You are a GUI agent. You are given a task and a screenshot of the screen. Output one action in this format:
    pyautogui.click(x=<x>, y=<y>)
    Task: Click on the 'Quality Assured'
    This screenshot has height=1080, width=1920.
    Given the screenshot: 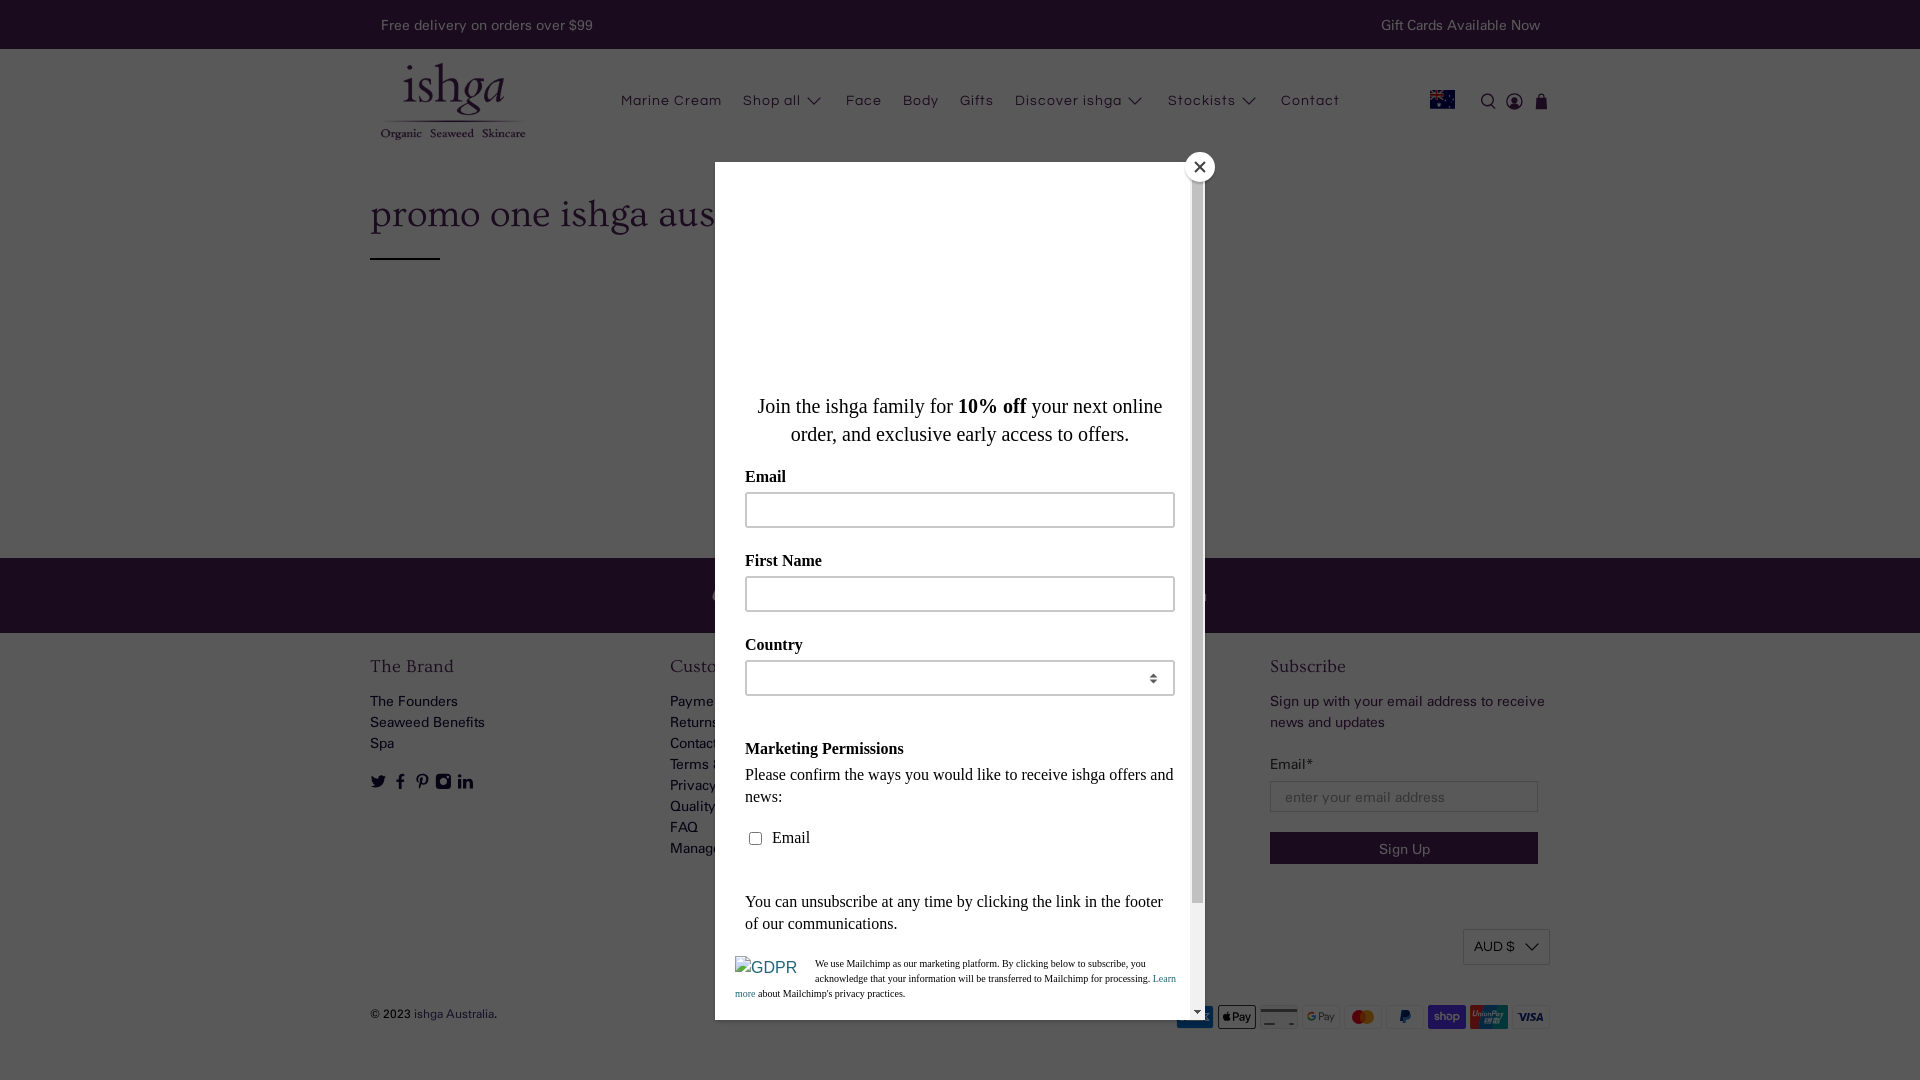 What is the action you would take?
    pyautogui.click(x=720, y=804)
    